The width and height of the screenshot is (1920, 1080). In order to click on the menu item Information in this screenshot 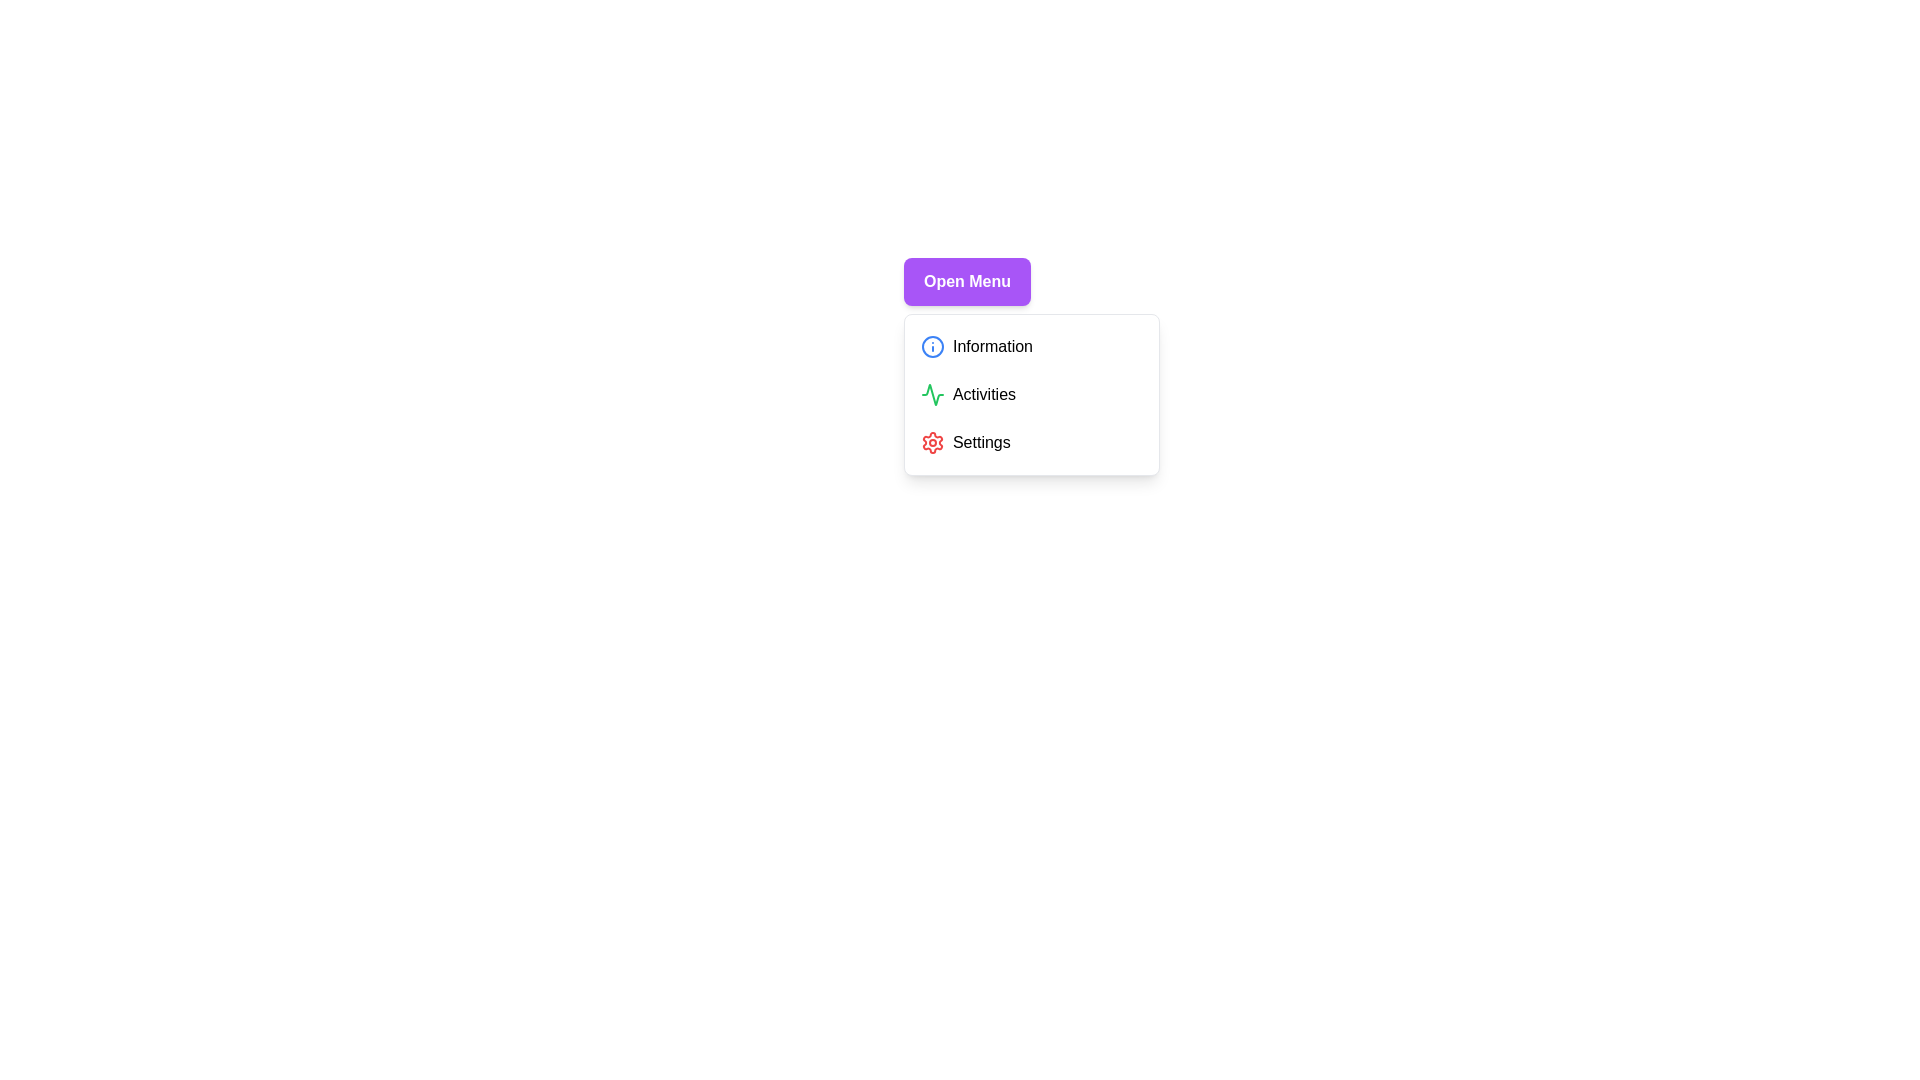, I will do `click(1032, 346)`.